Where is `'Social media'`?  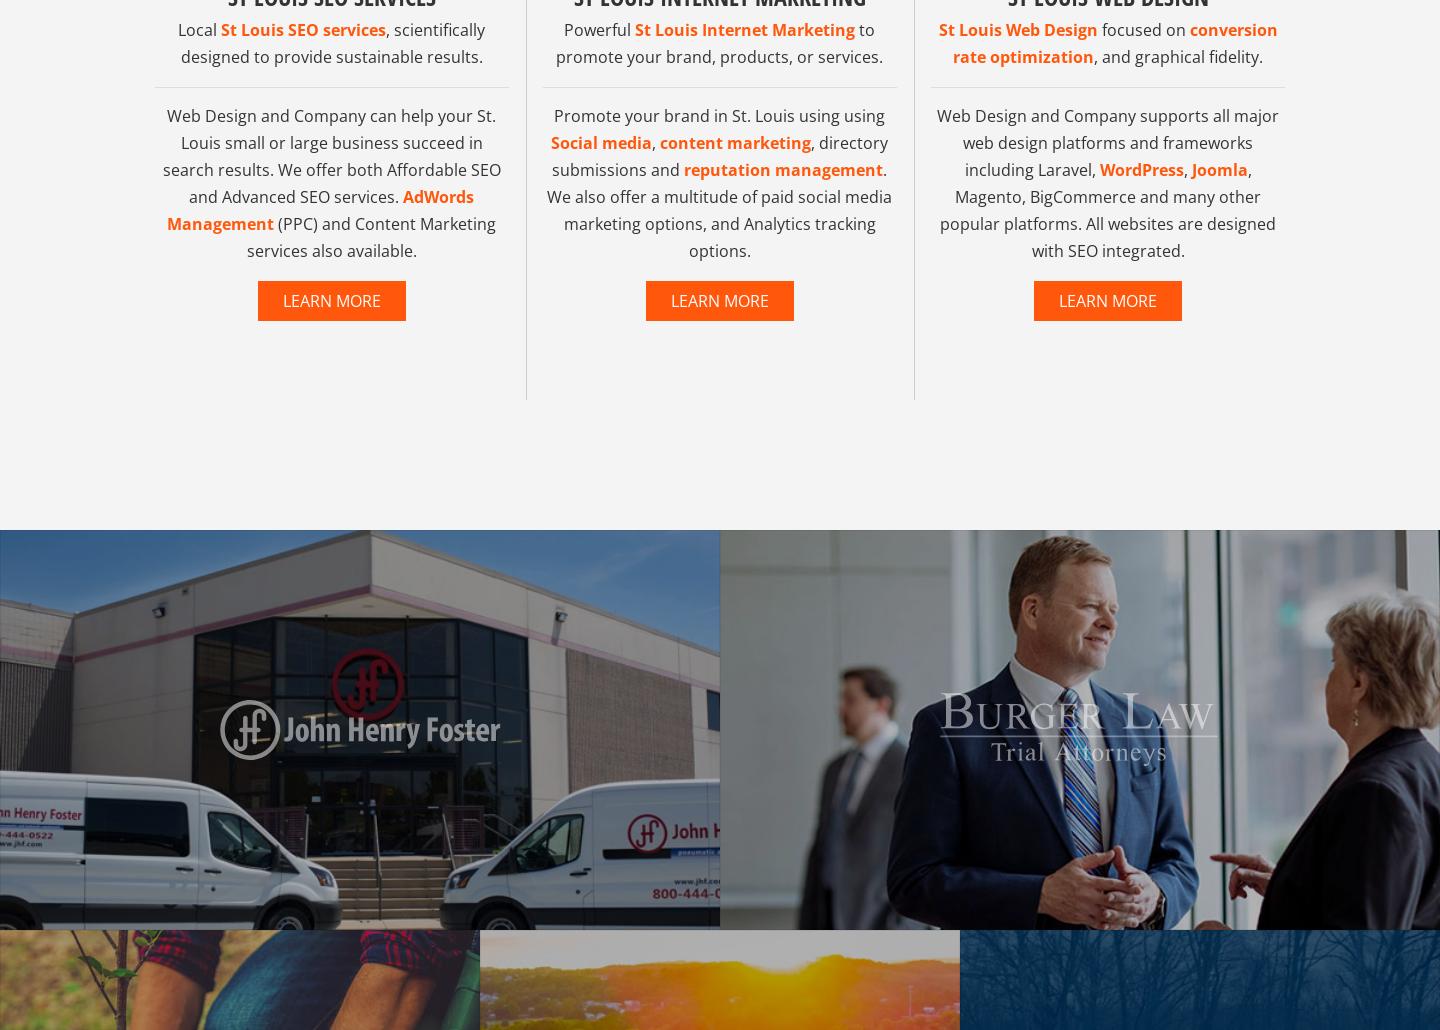 'Social media' is located at coordinates (550, 180).